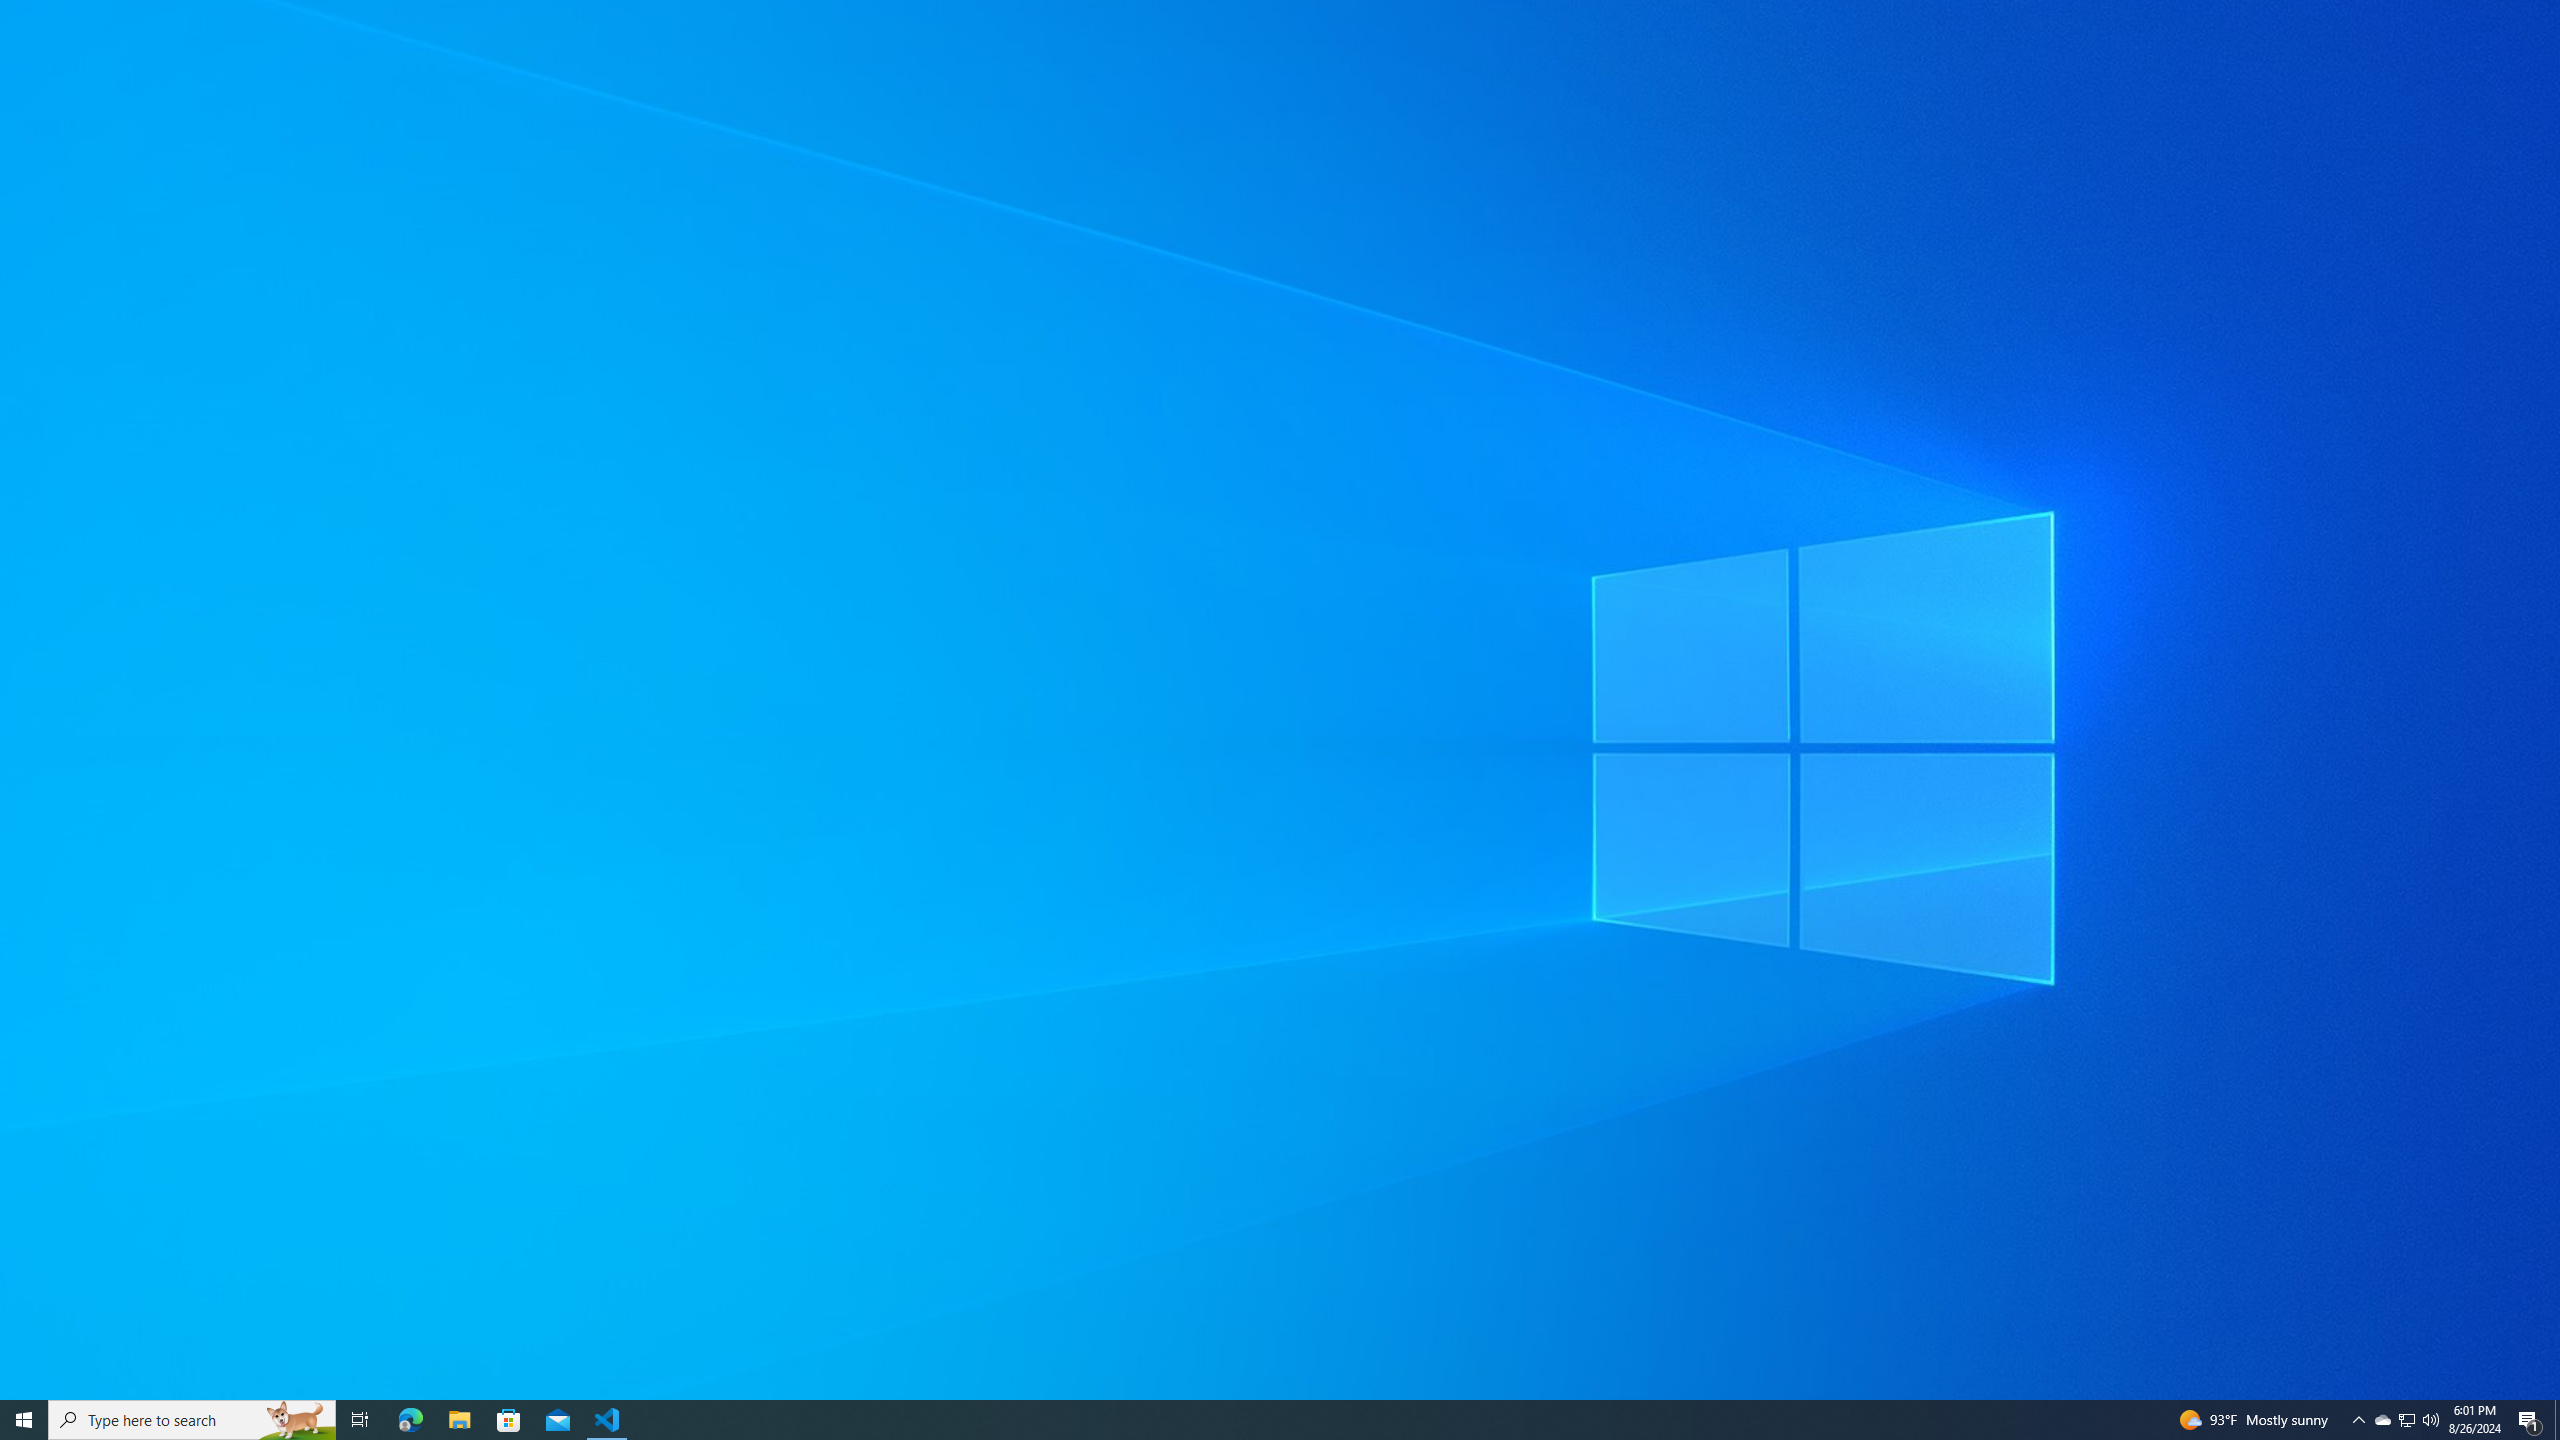  Describe the element at coordinates (409, 1418) in the screenshot. I see `'Microsoft Edge'` at that location.